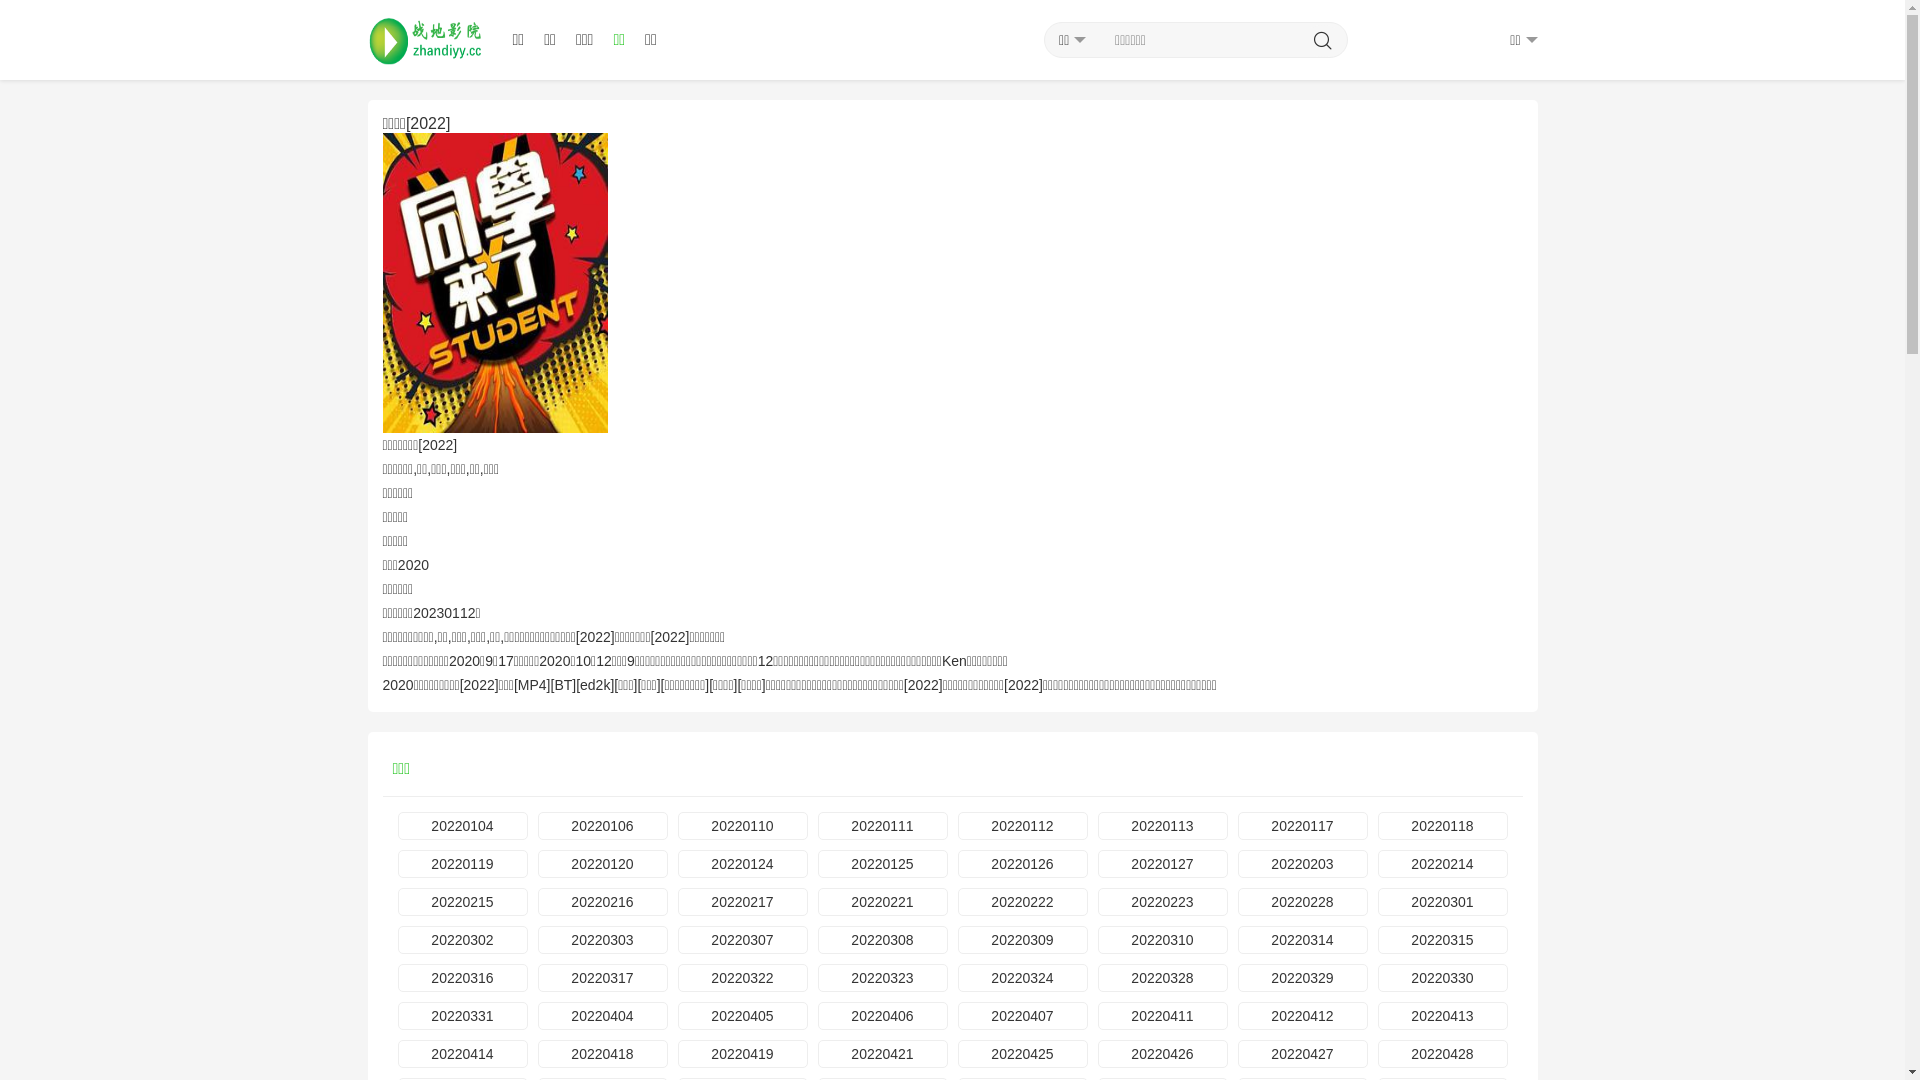  What do you see at coordinates (602, 940) in the screenshot?
I see `'20220303'` at bounding box center [602, 940].